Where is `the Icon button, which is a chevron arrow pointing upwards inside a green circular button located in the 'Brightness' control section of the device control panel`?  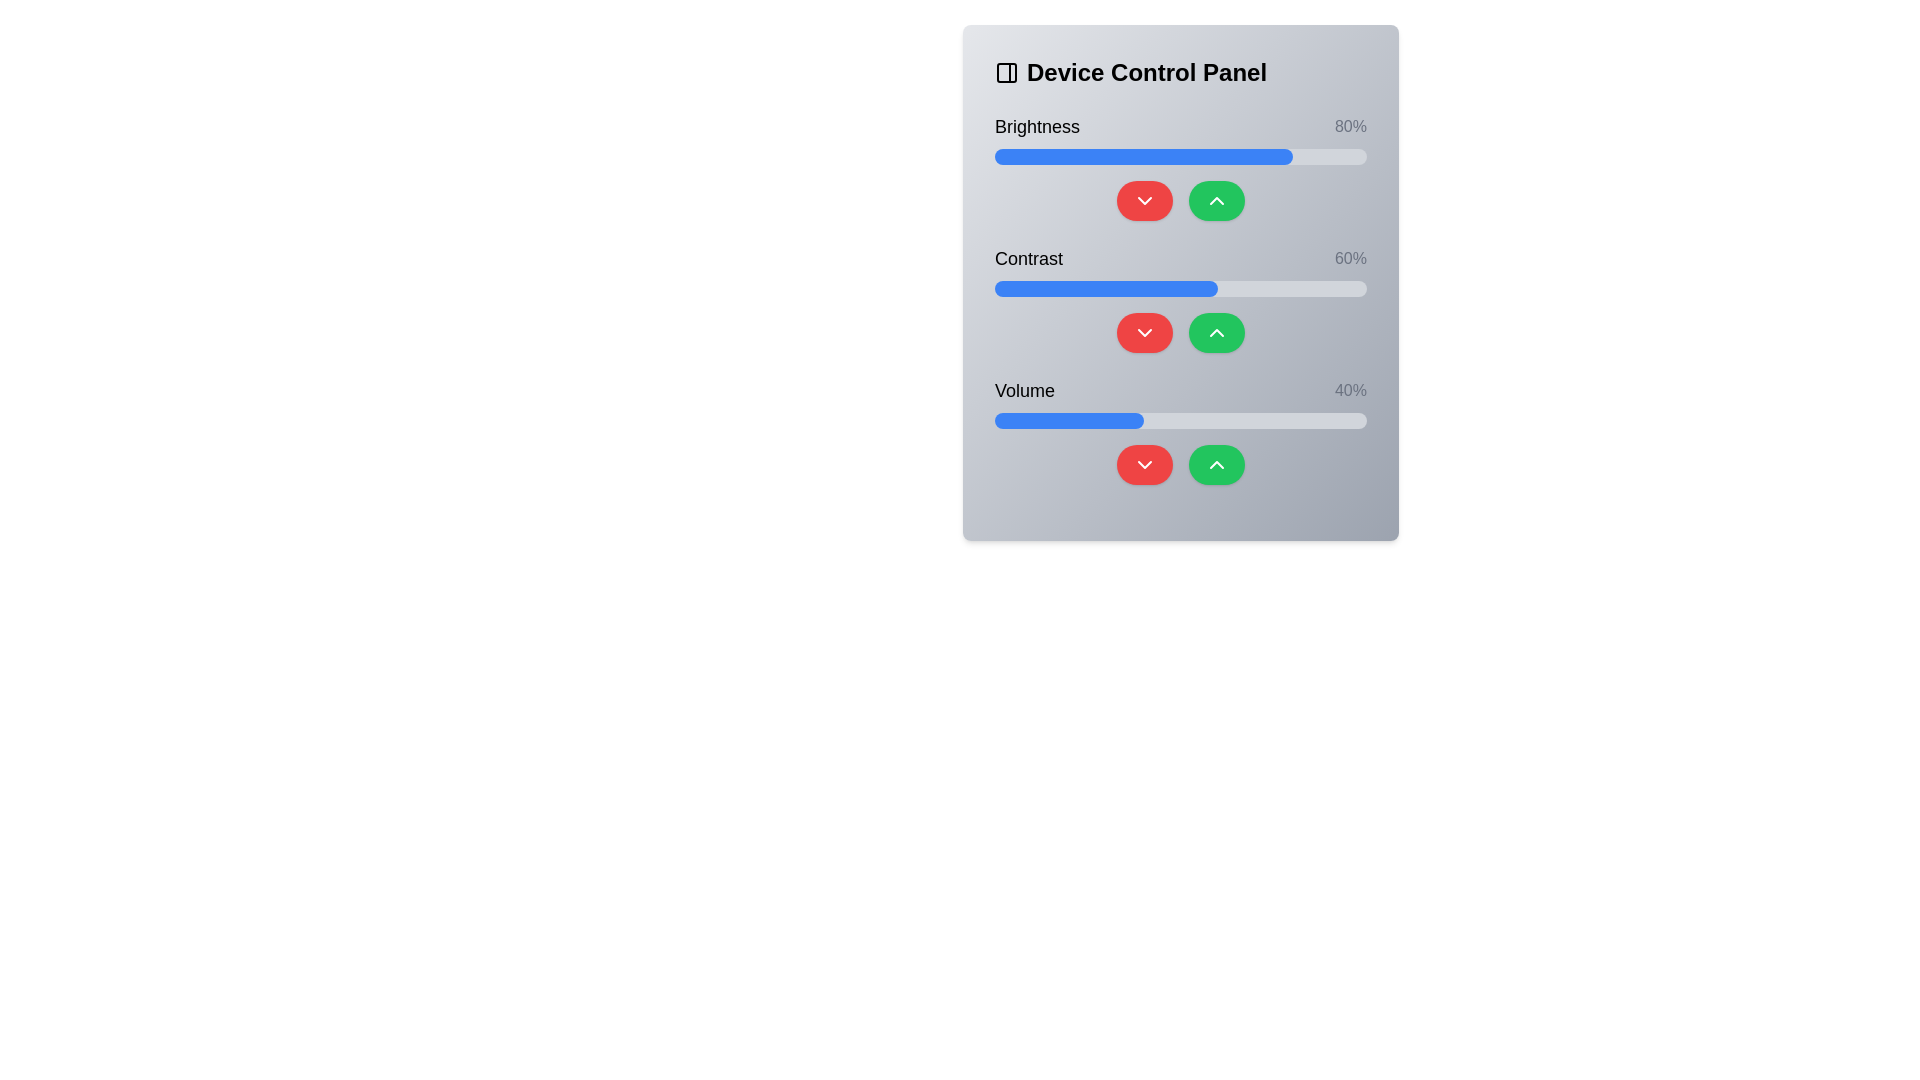
the Icon button, which is a chevron arrow pointing upwards inside a green circular button located in the 'Brightness' control section of the device control panel is located at coordinates (1216, 200).